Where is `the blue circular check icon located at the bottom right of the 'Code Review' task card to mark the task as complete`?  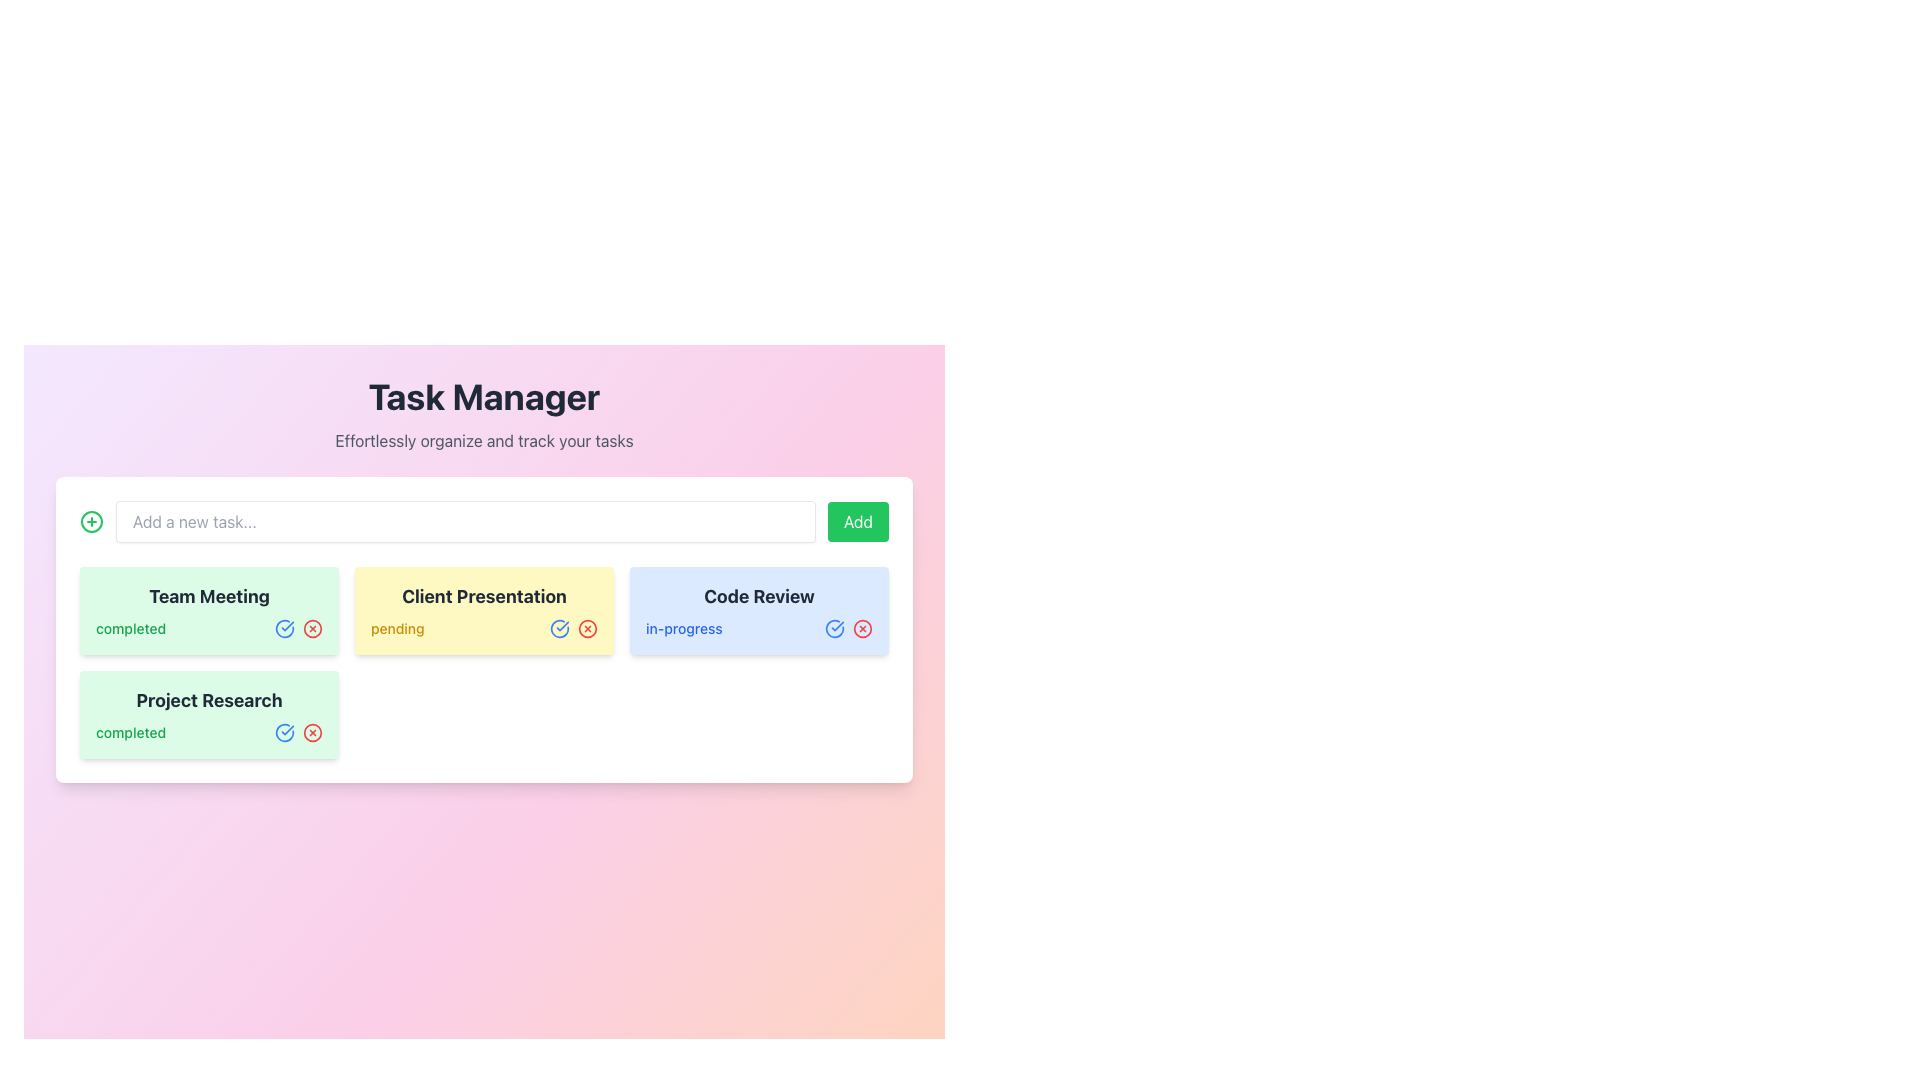
the blue circular check icon located at the bottom right of the 'Code Review' task card to mark the task as complete is located at coordinates (758, 609).